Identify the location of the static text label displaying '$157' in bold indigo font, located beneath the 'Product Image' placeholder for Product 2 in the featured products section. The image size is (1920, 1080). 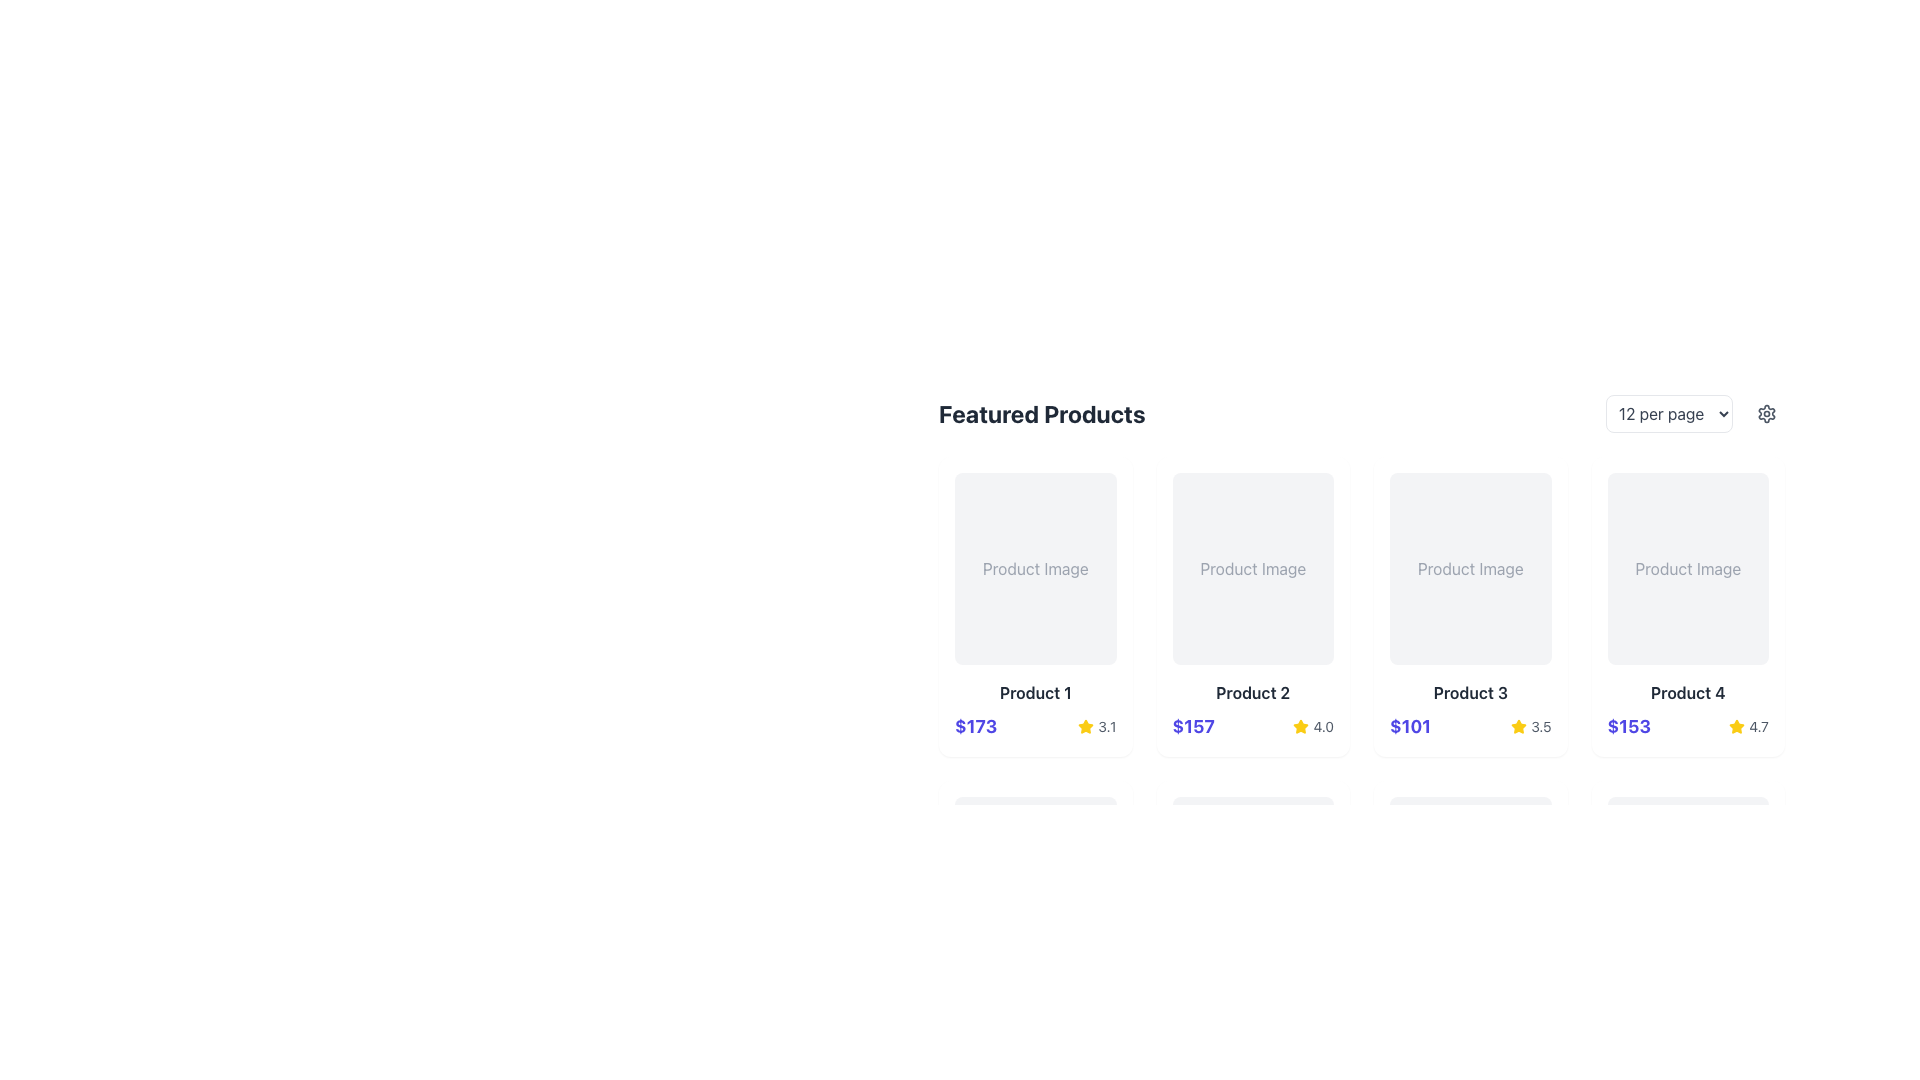
(1193, 726).